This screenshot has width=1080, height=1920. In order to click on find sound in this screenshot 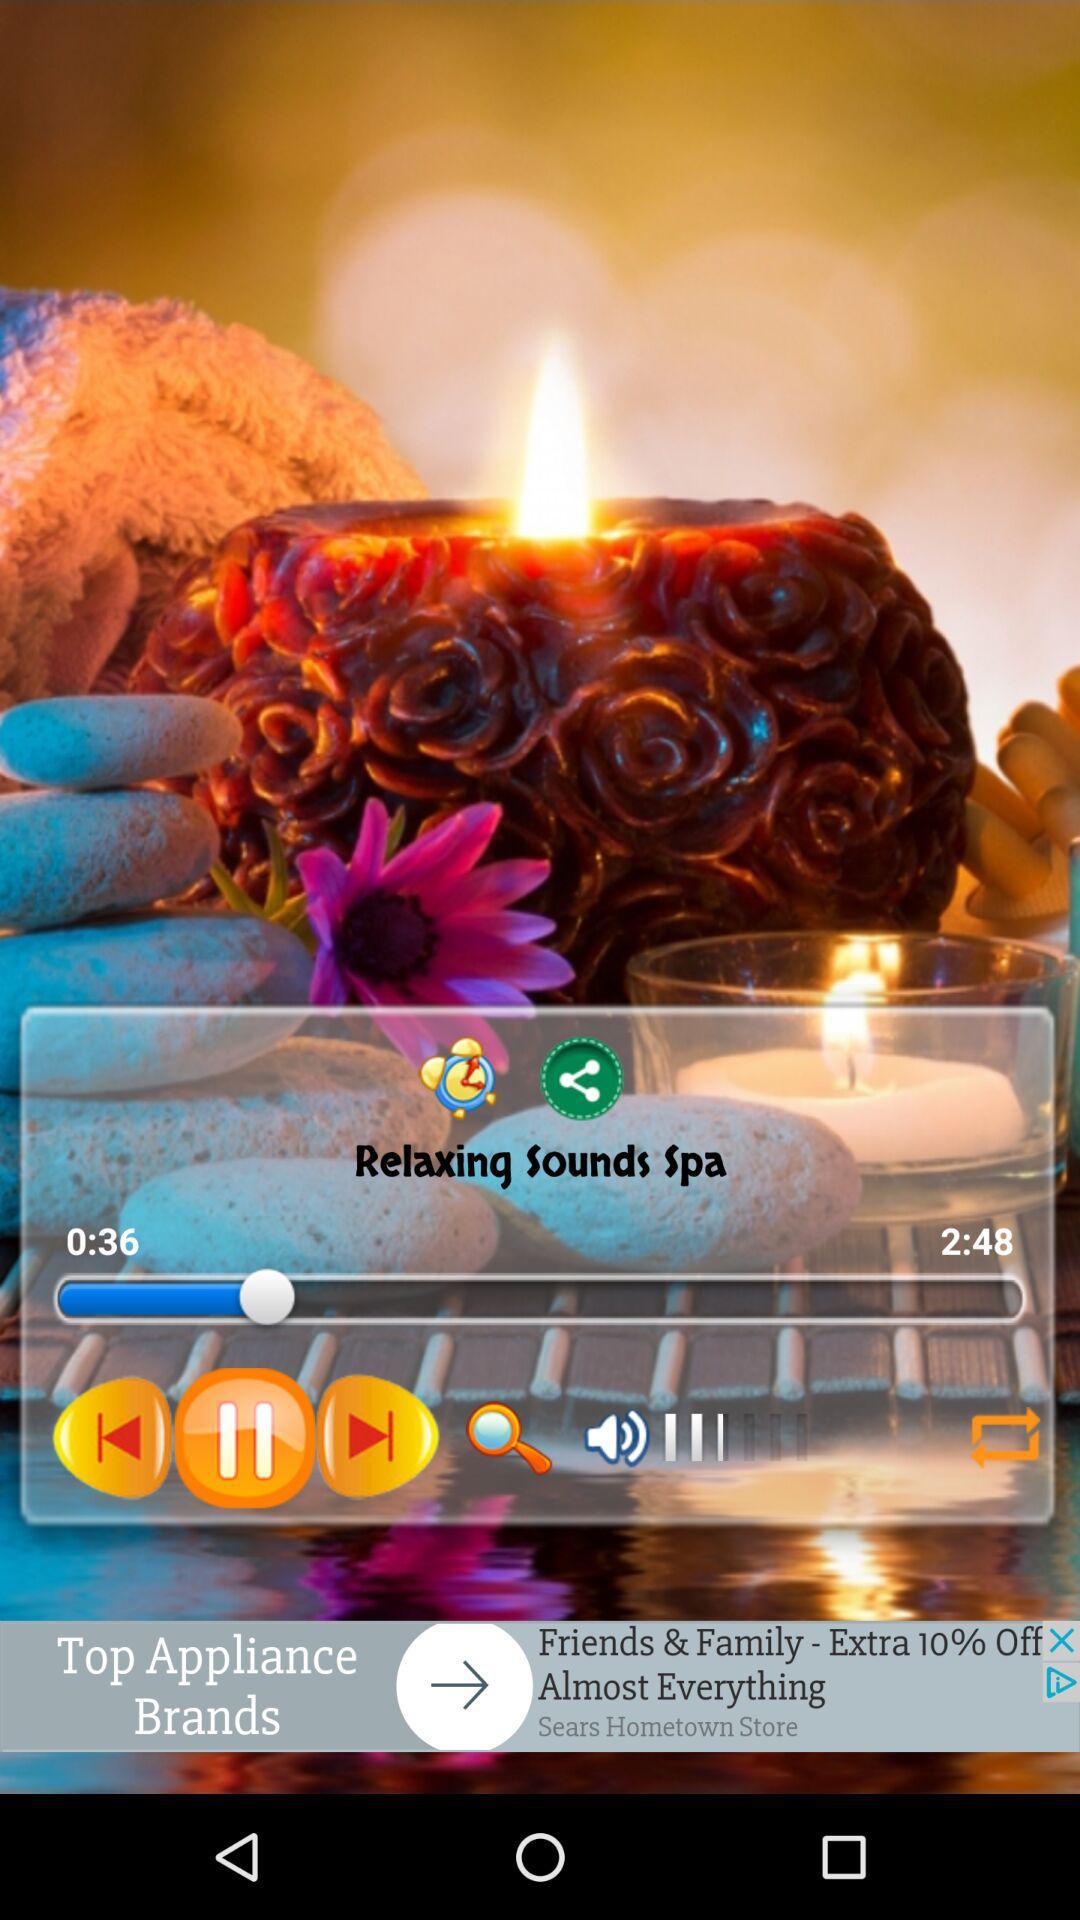, I will do `click(508, 1437)`.